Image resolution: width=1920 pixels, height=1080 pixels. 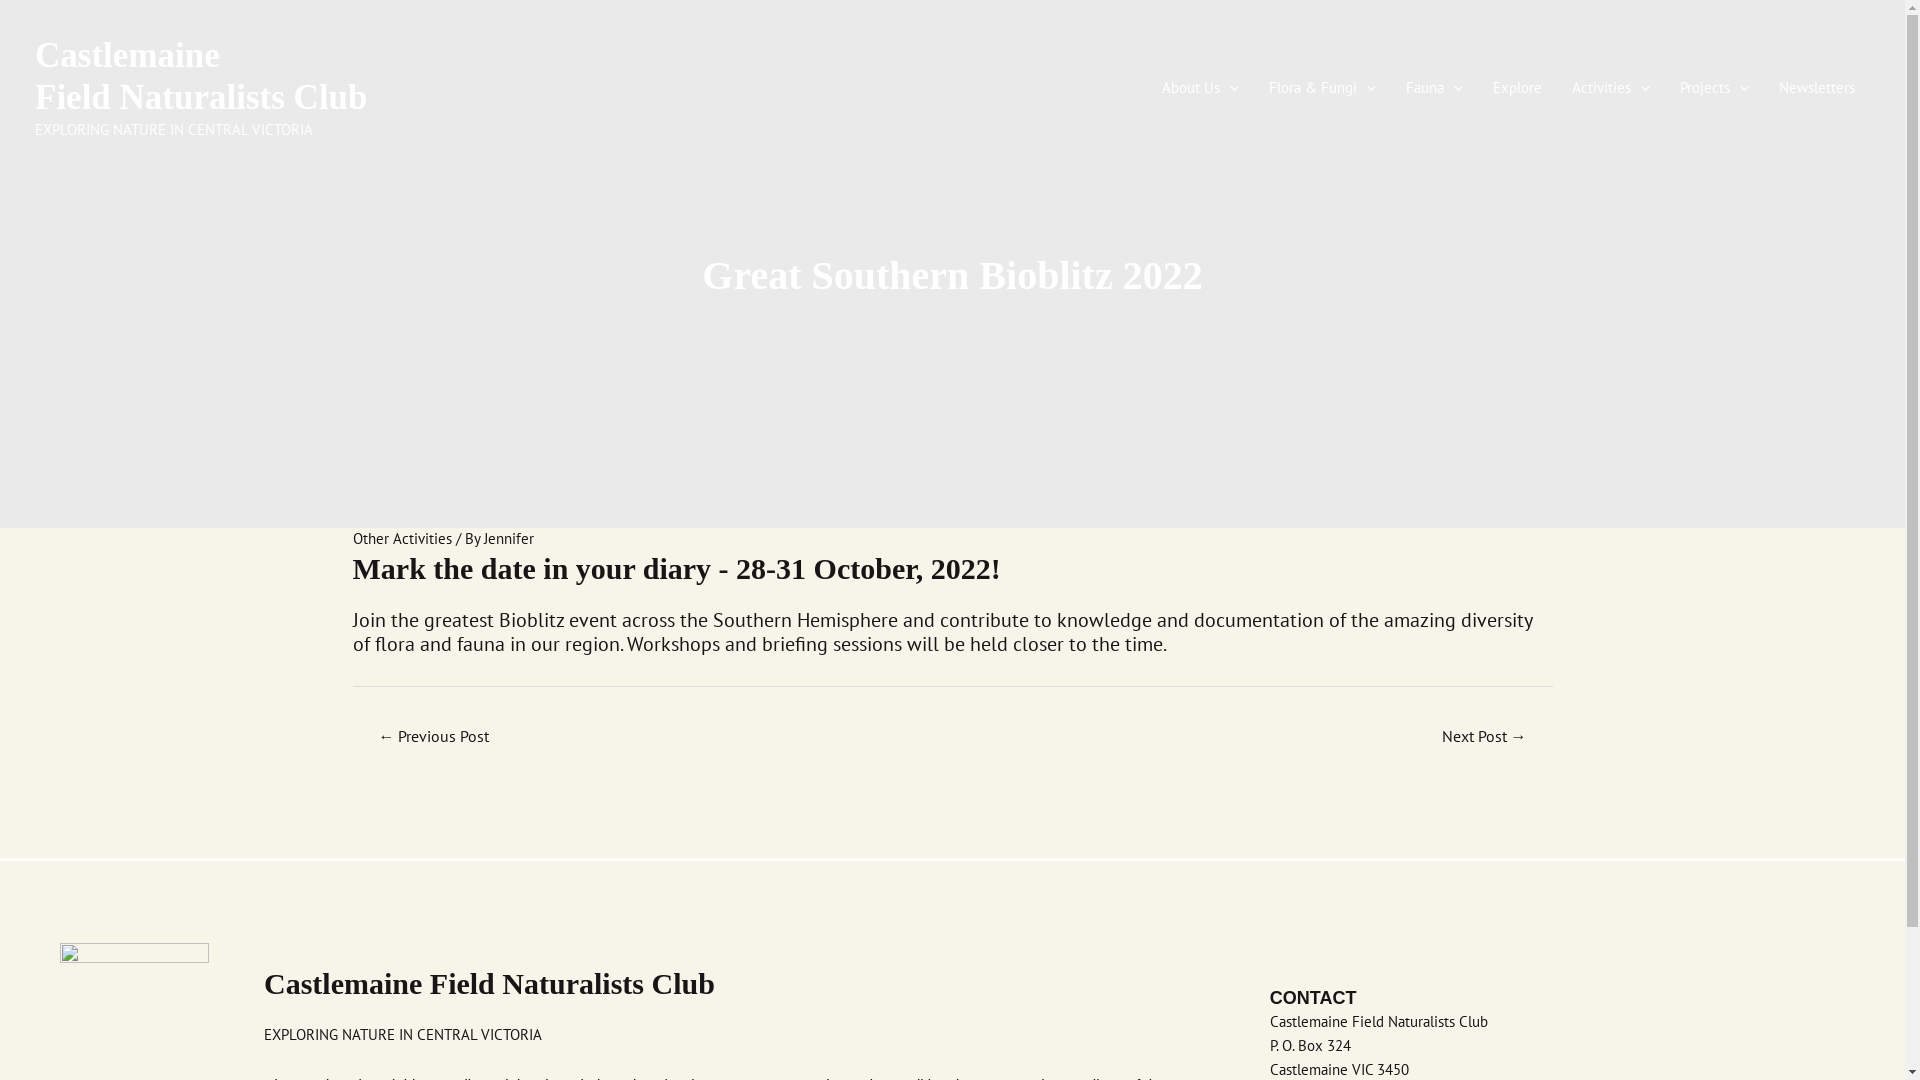 I want to click on 'About Us', so click(x=1200, y=87).